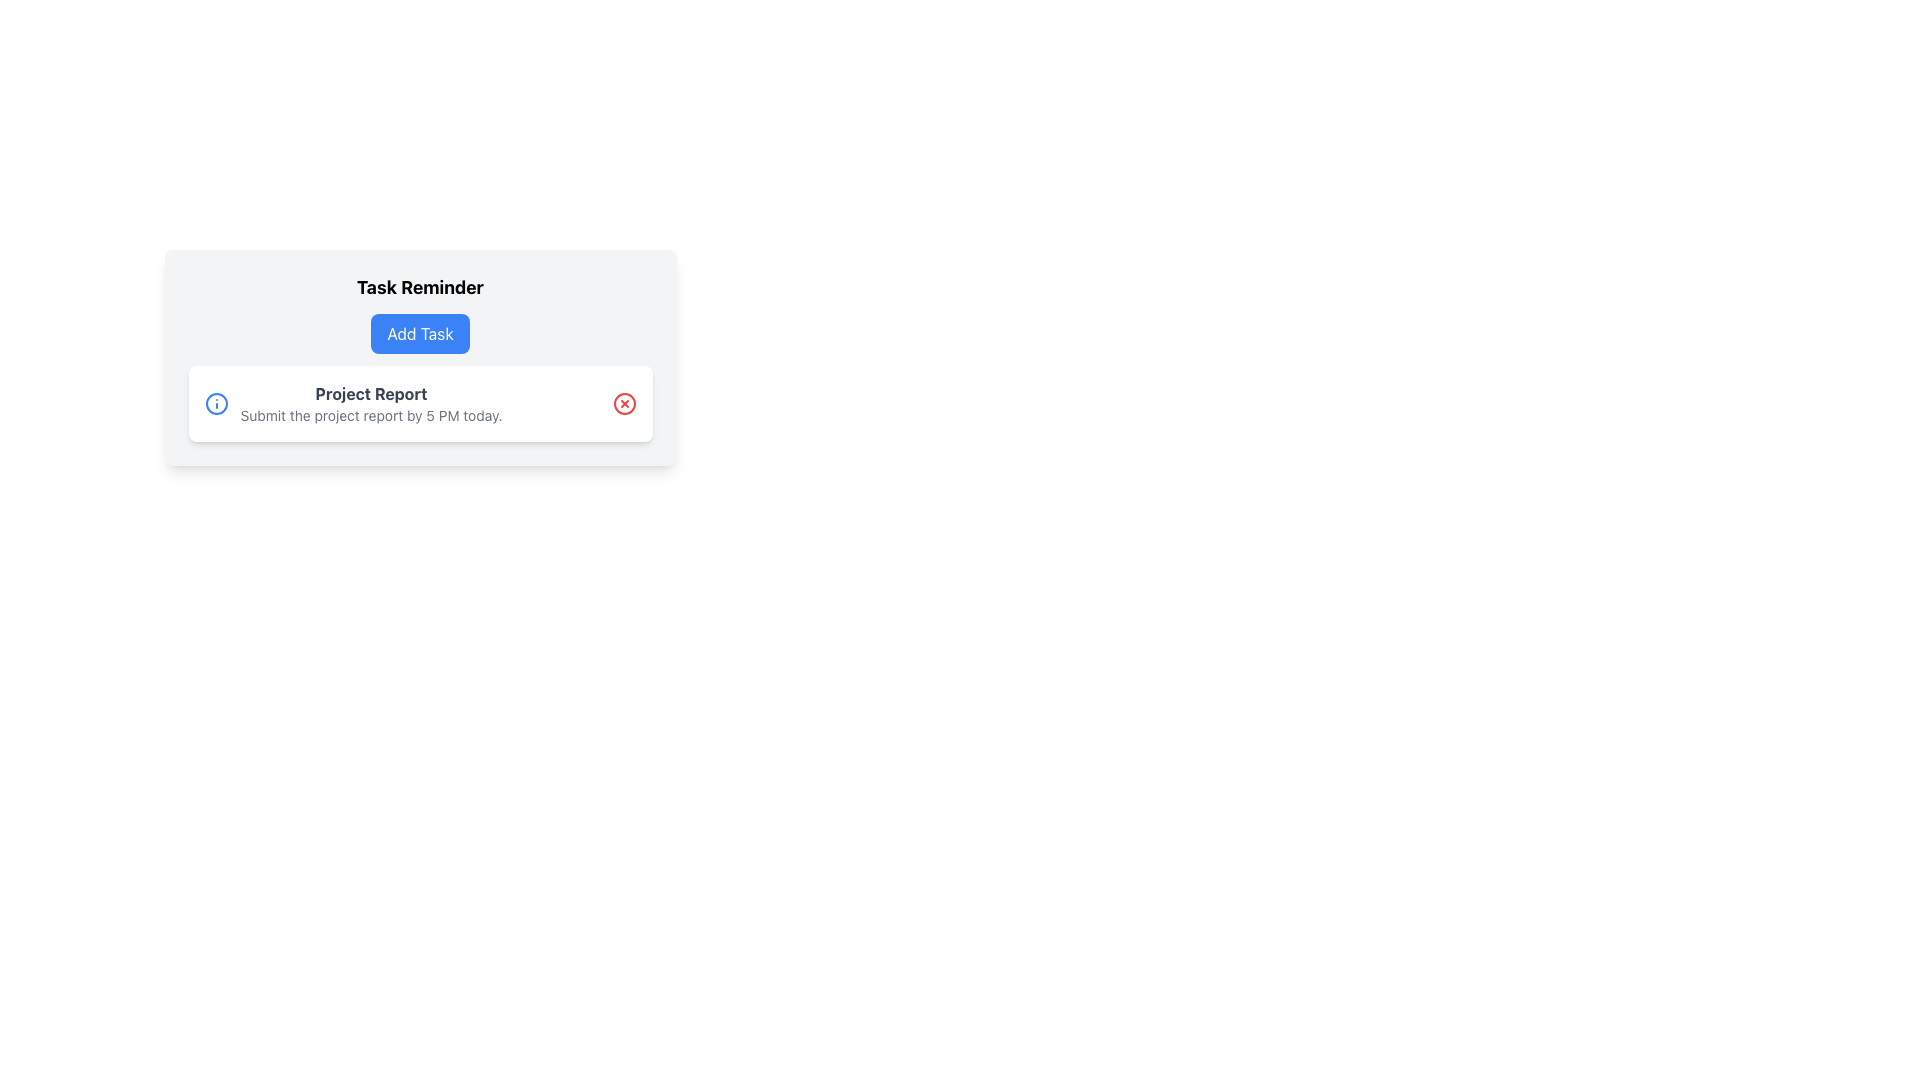 Image resolution: width=1920 pixels, height=1080 pixels. I want to click on the informational text that specifies the deadline as '5 PM today', located below the bold title 'Project Report' and to the right of an informational icon, so click(371, 415).